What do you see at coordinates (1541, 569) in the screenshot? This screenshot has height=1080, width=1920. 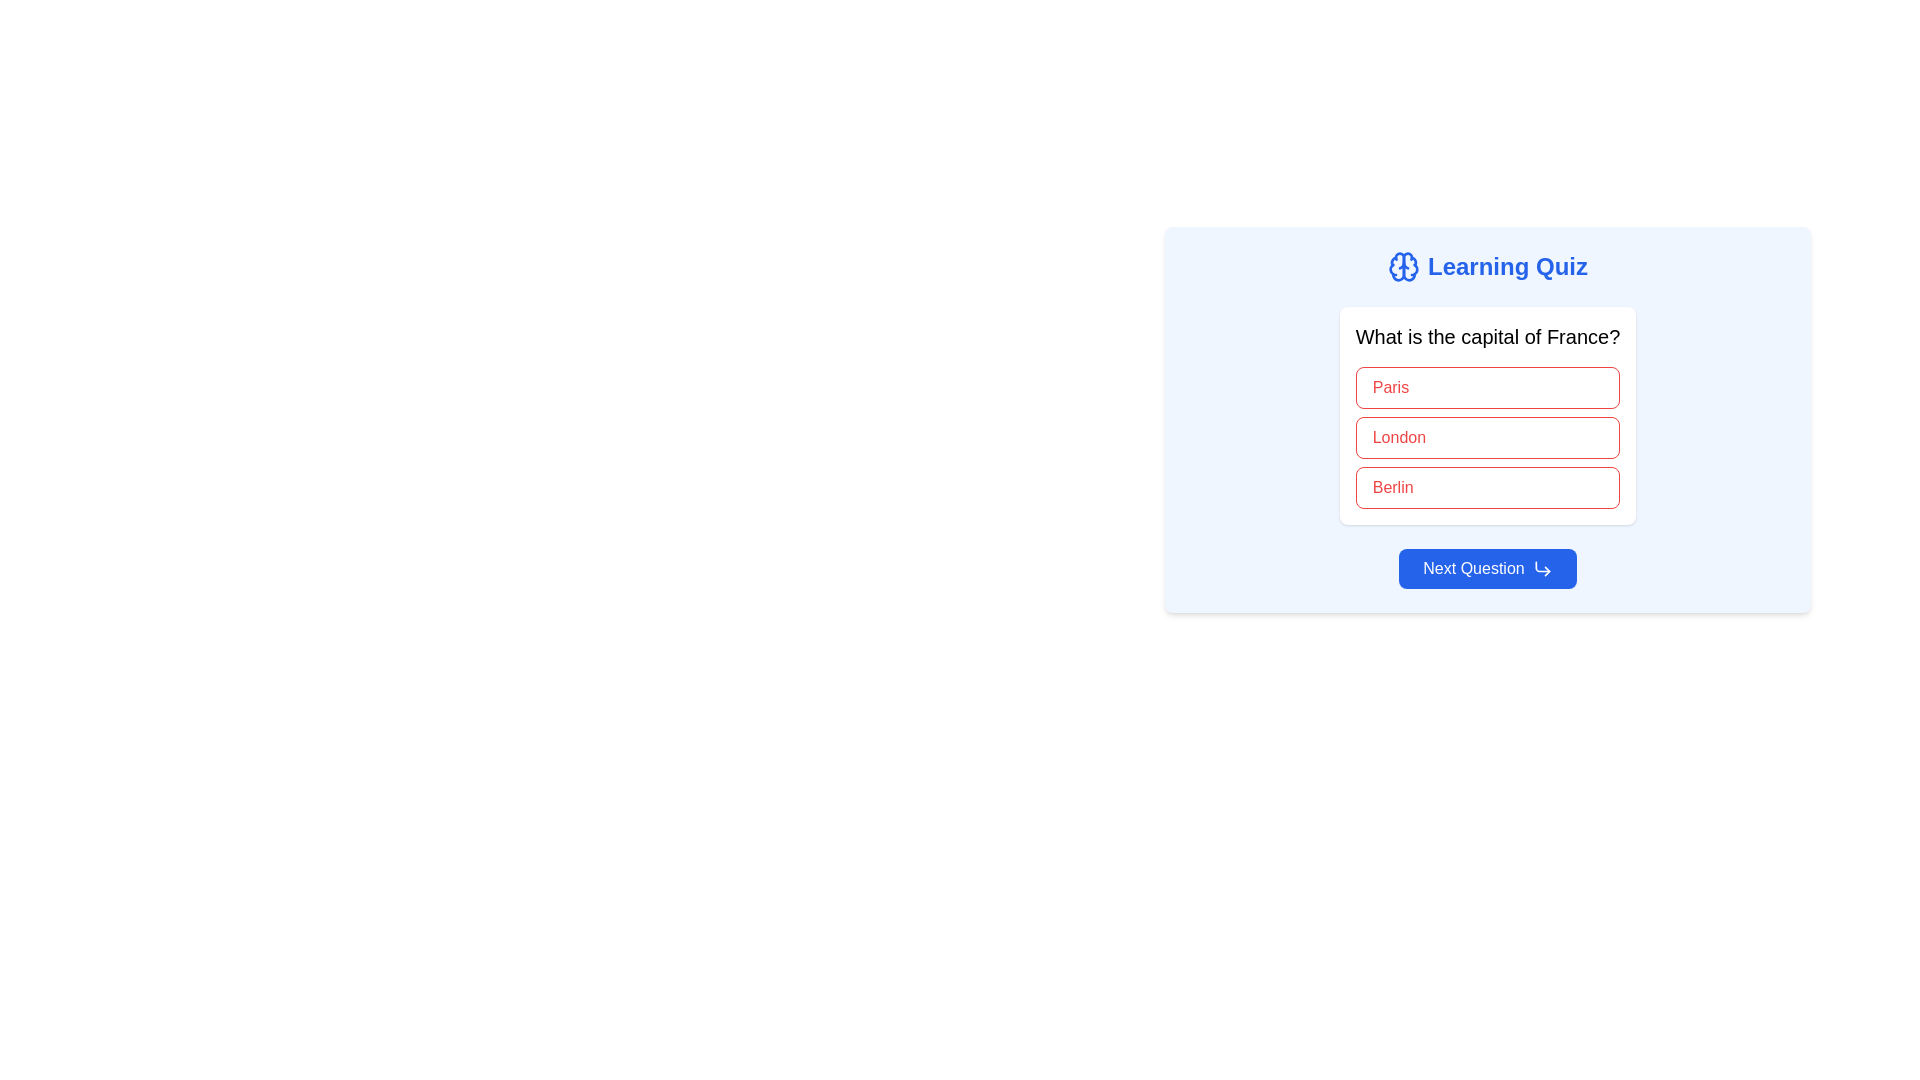 I see `the graphical icon inside the 'Next Question' button` at bounding box center [1541, 569].